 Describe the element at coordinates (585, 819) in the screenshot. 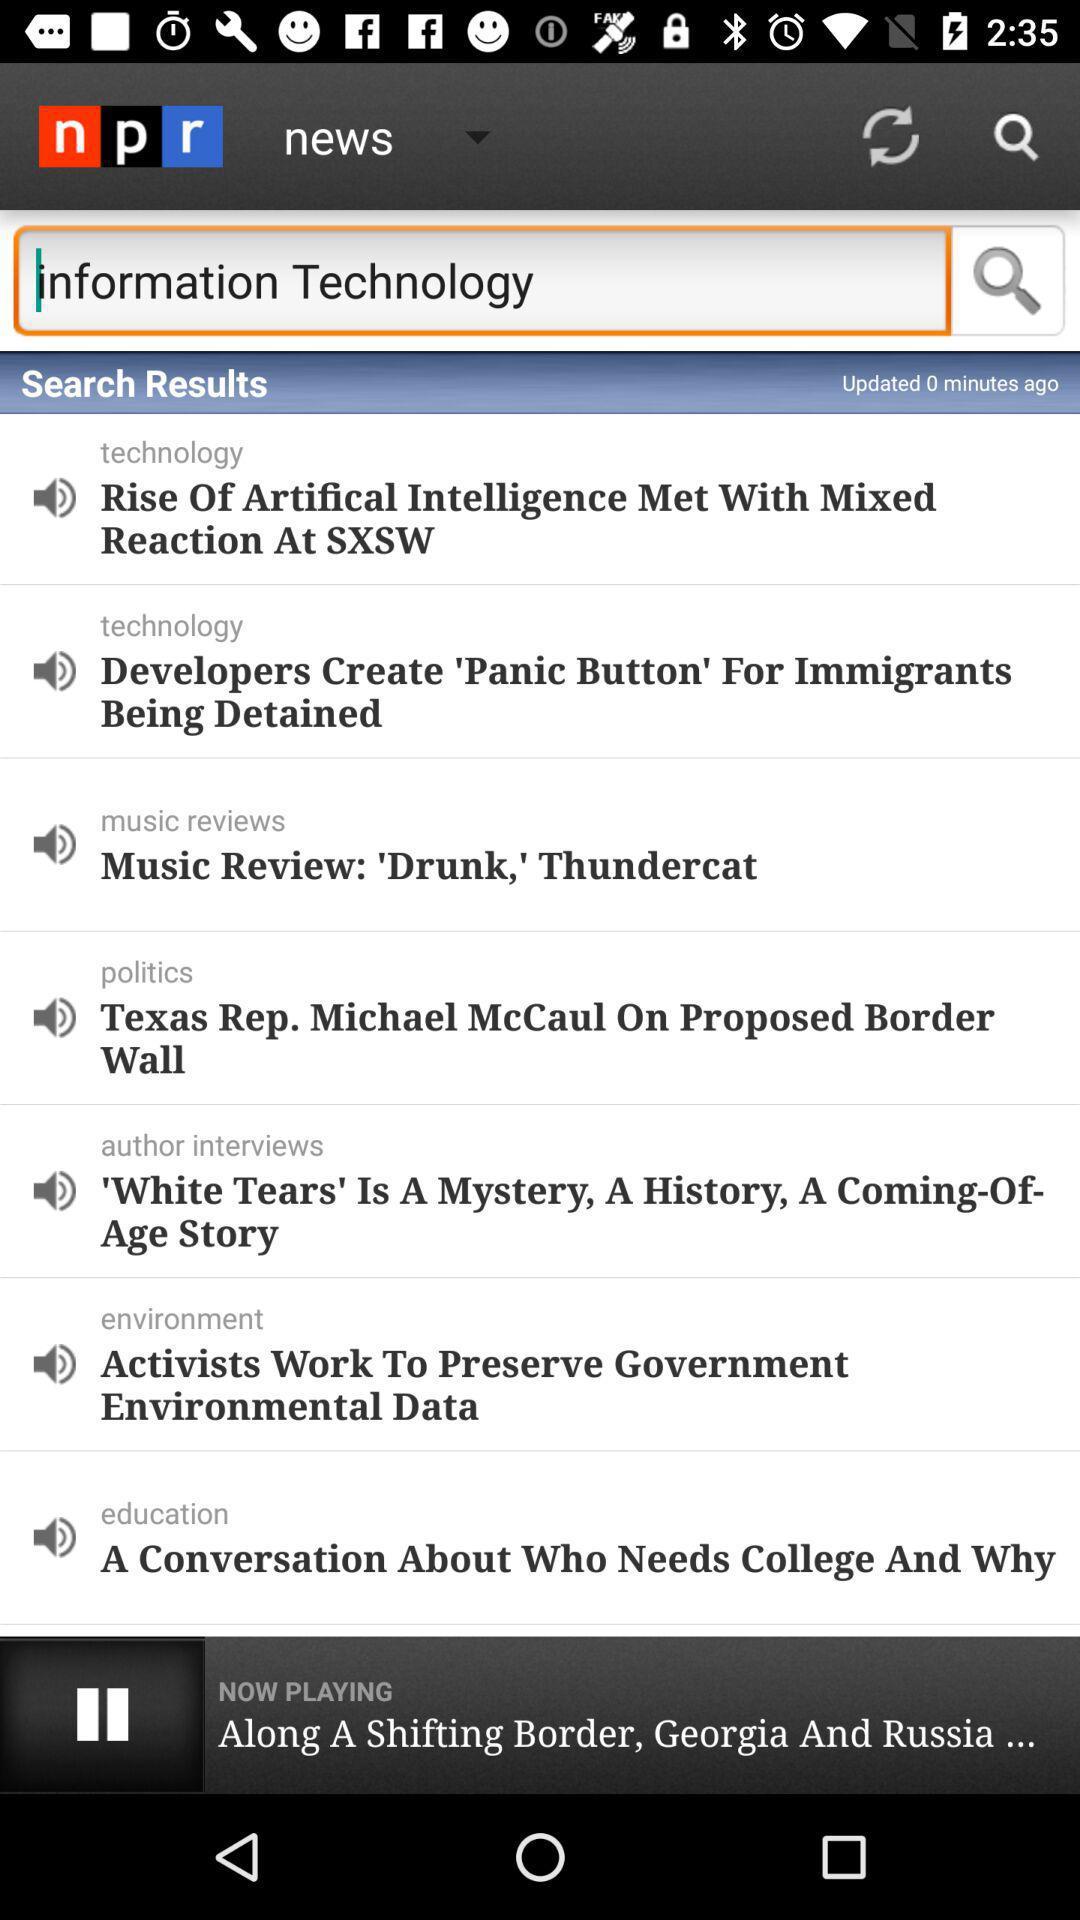

I see `the music reviews icon` at that location.